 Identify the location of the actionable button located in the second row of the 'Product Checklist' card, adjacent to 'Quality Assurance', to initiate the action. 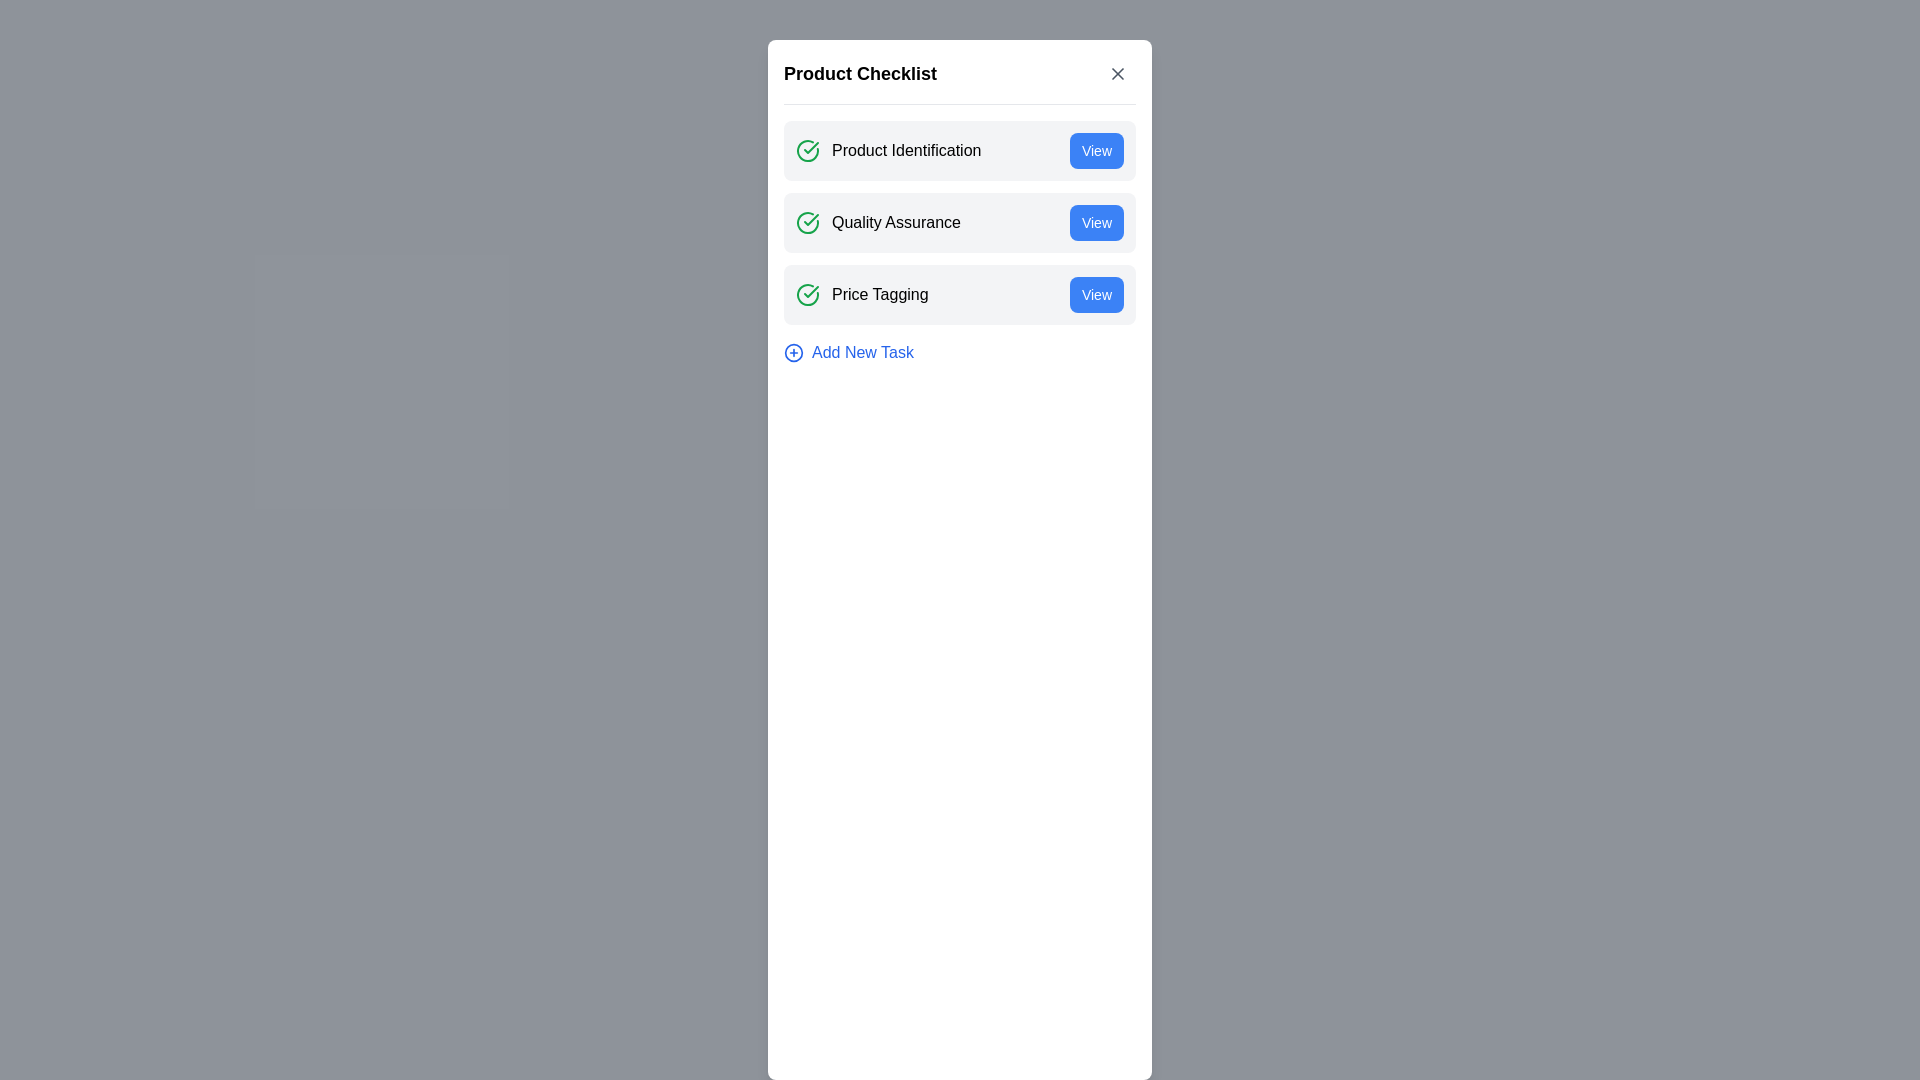
(1095, 223).